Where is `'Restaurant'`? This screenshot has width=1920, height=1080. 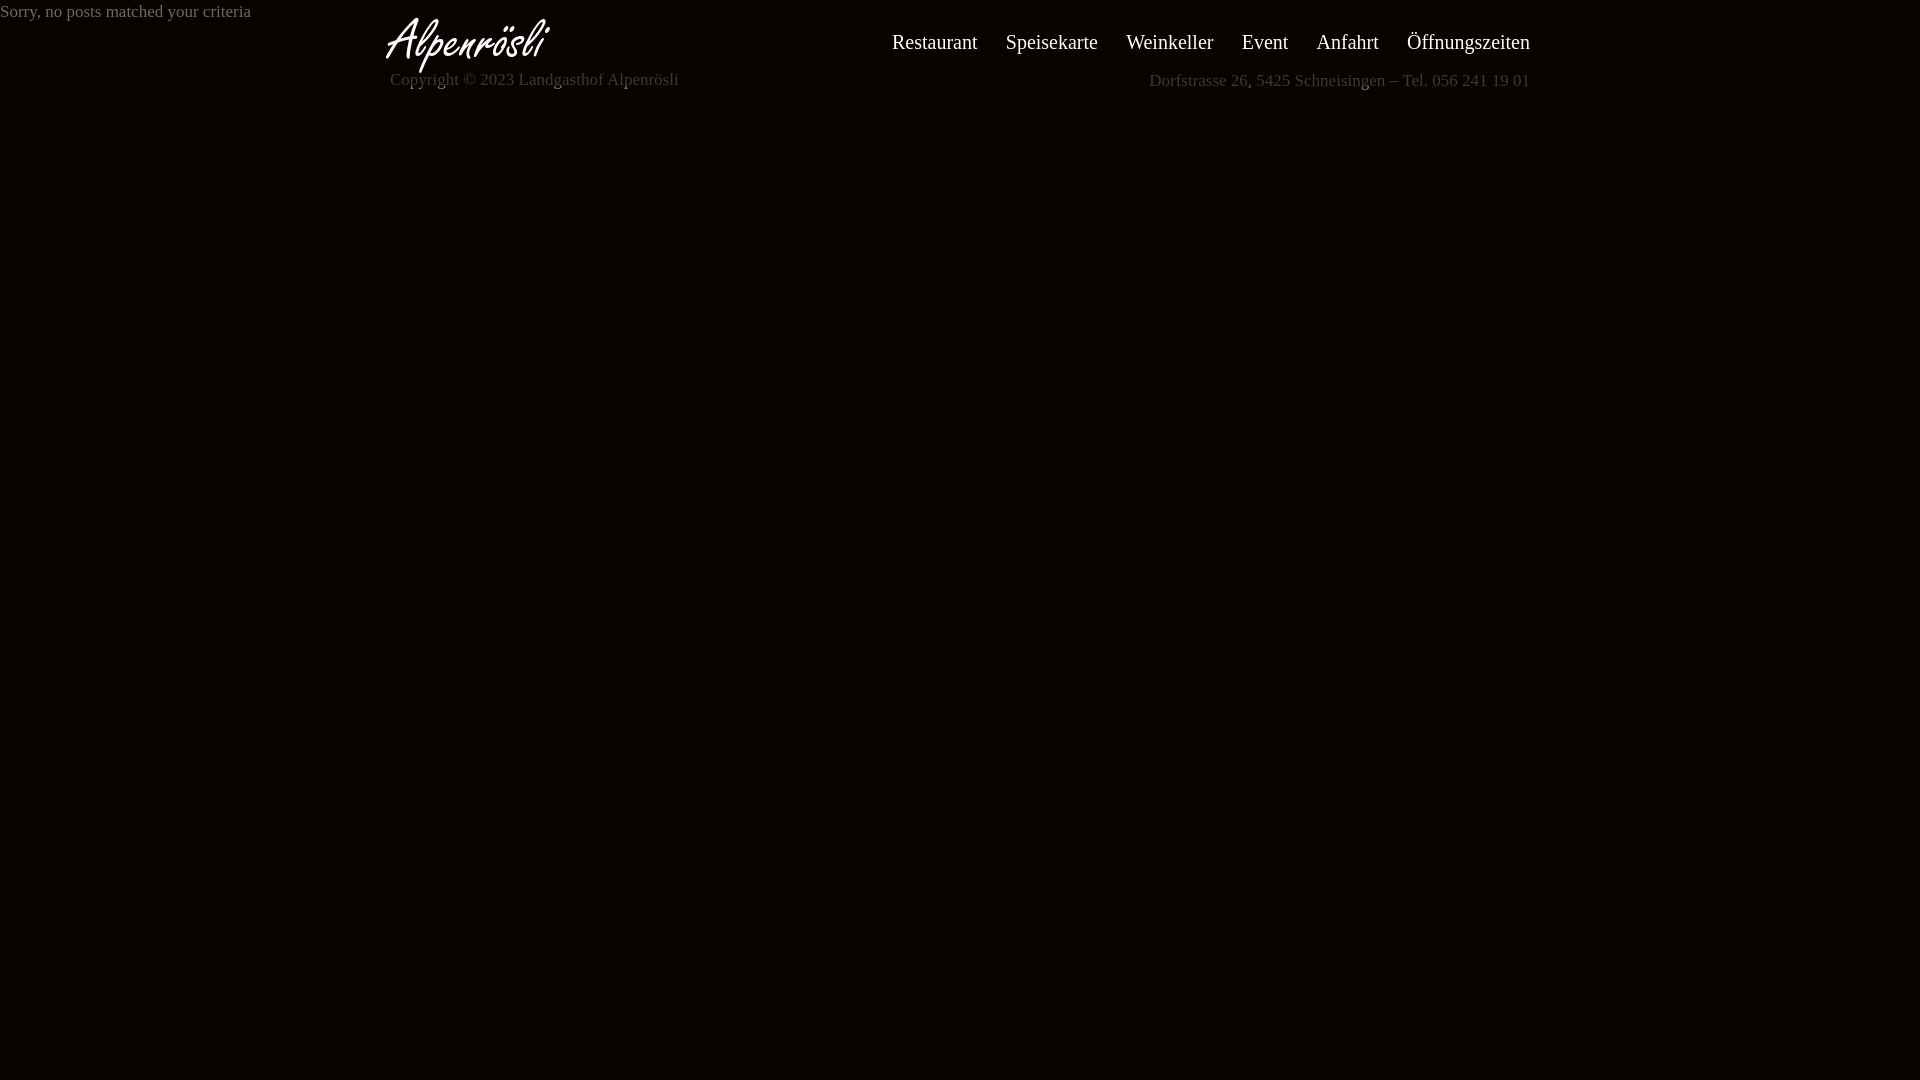 'Restaurant' is located at coordinates (934, 42).